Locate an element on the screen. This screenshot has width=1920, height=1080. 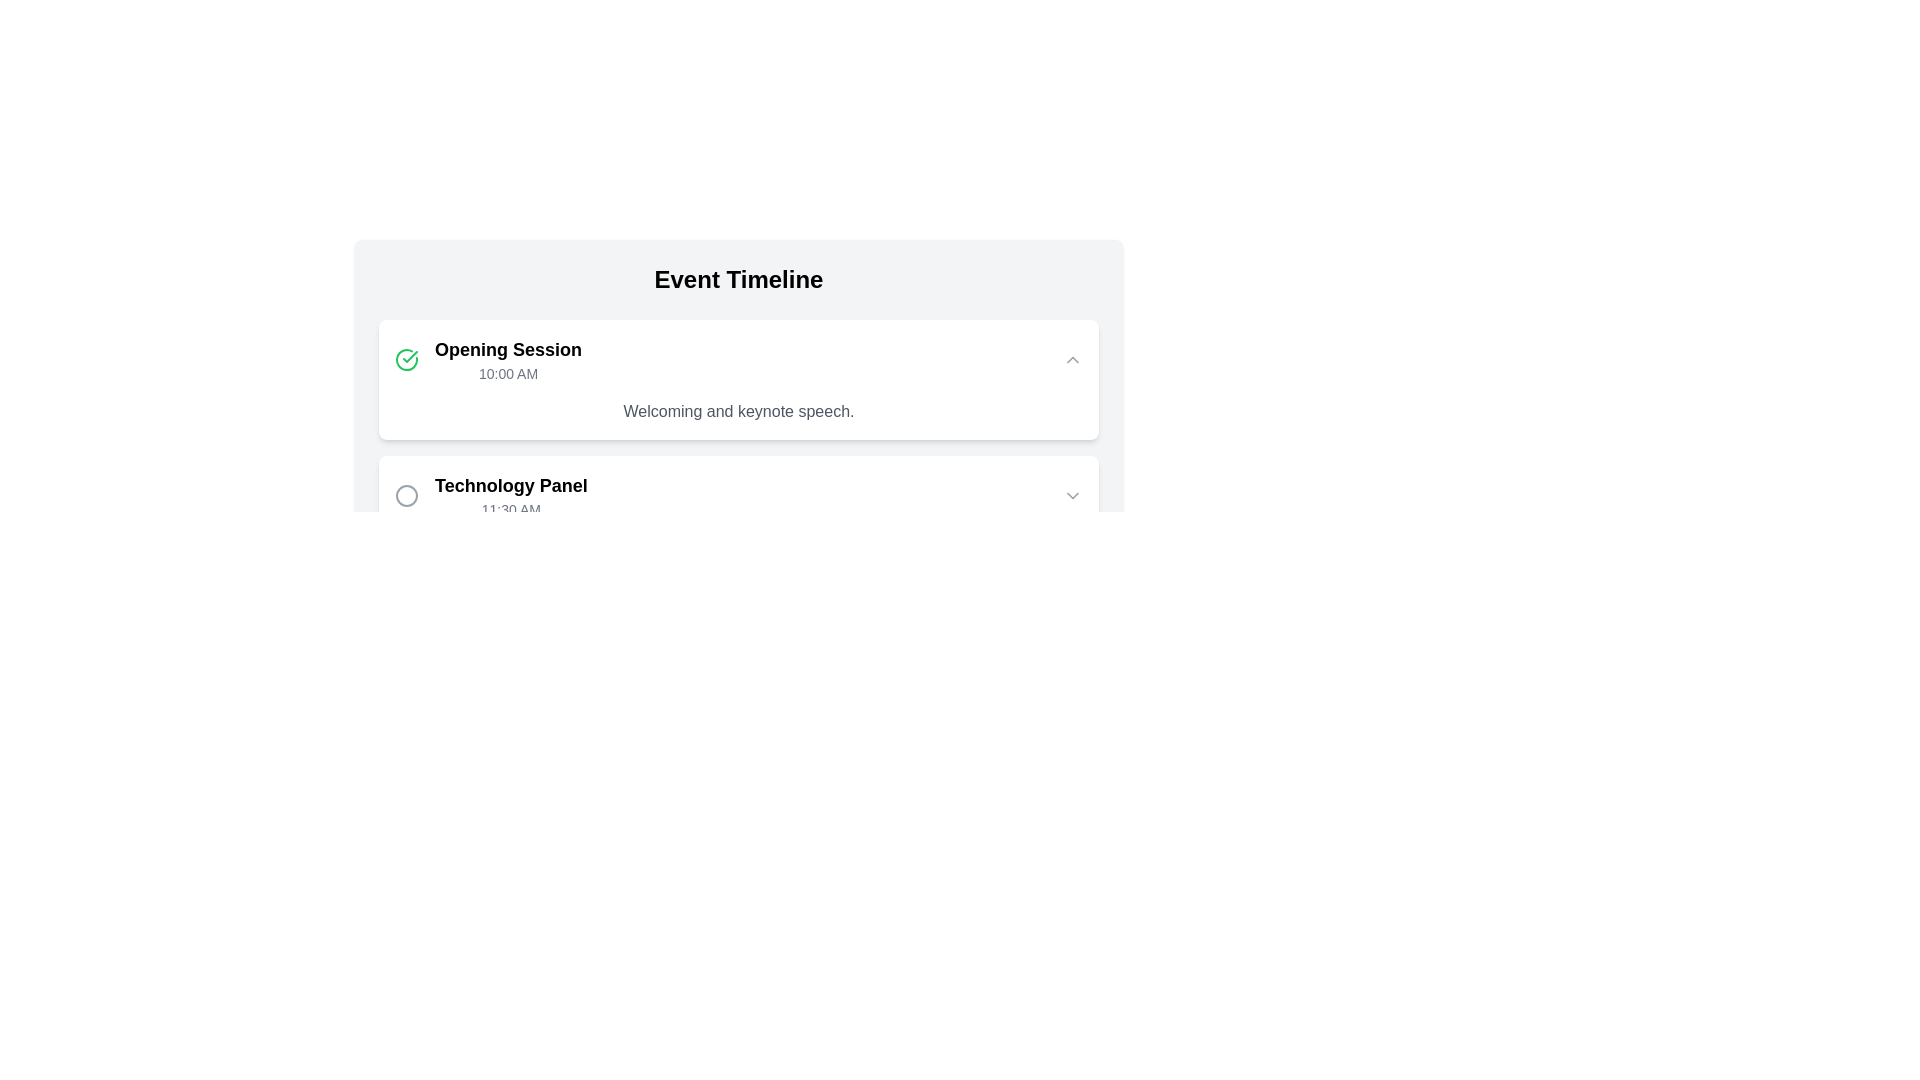
the circular icon with a green outline and checkmark, which is positioned to the left of the 'Opening Session' text in the 'Event Timeline' component is located at coordinates (406, 358).